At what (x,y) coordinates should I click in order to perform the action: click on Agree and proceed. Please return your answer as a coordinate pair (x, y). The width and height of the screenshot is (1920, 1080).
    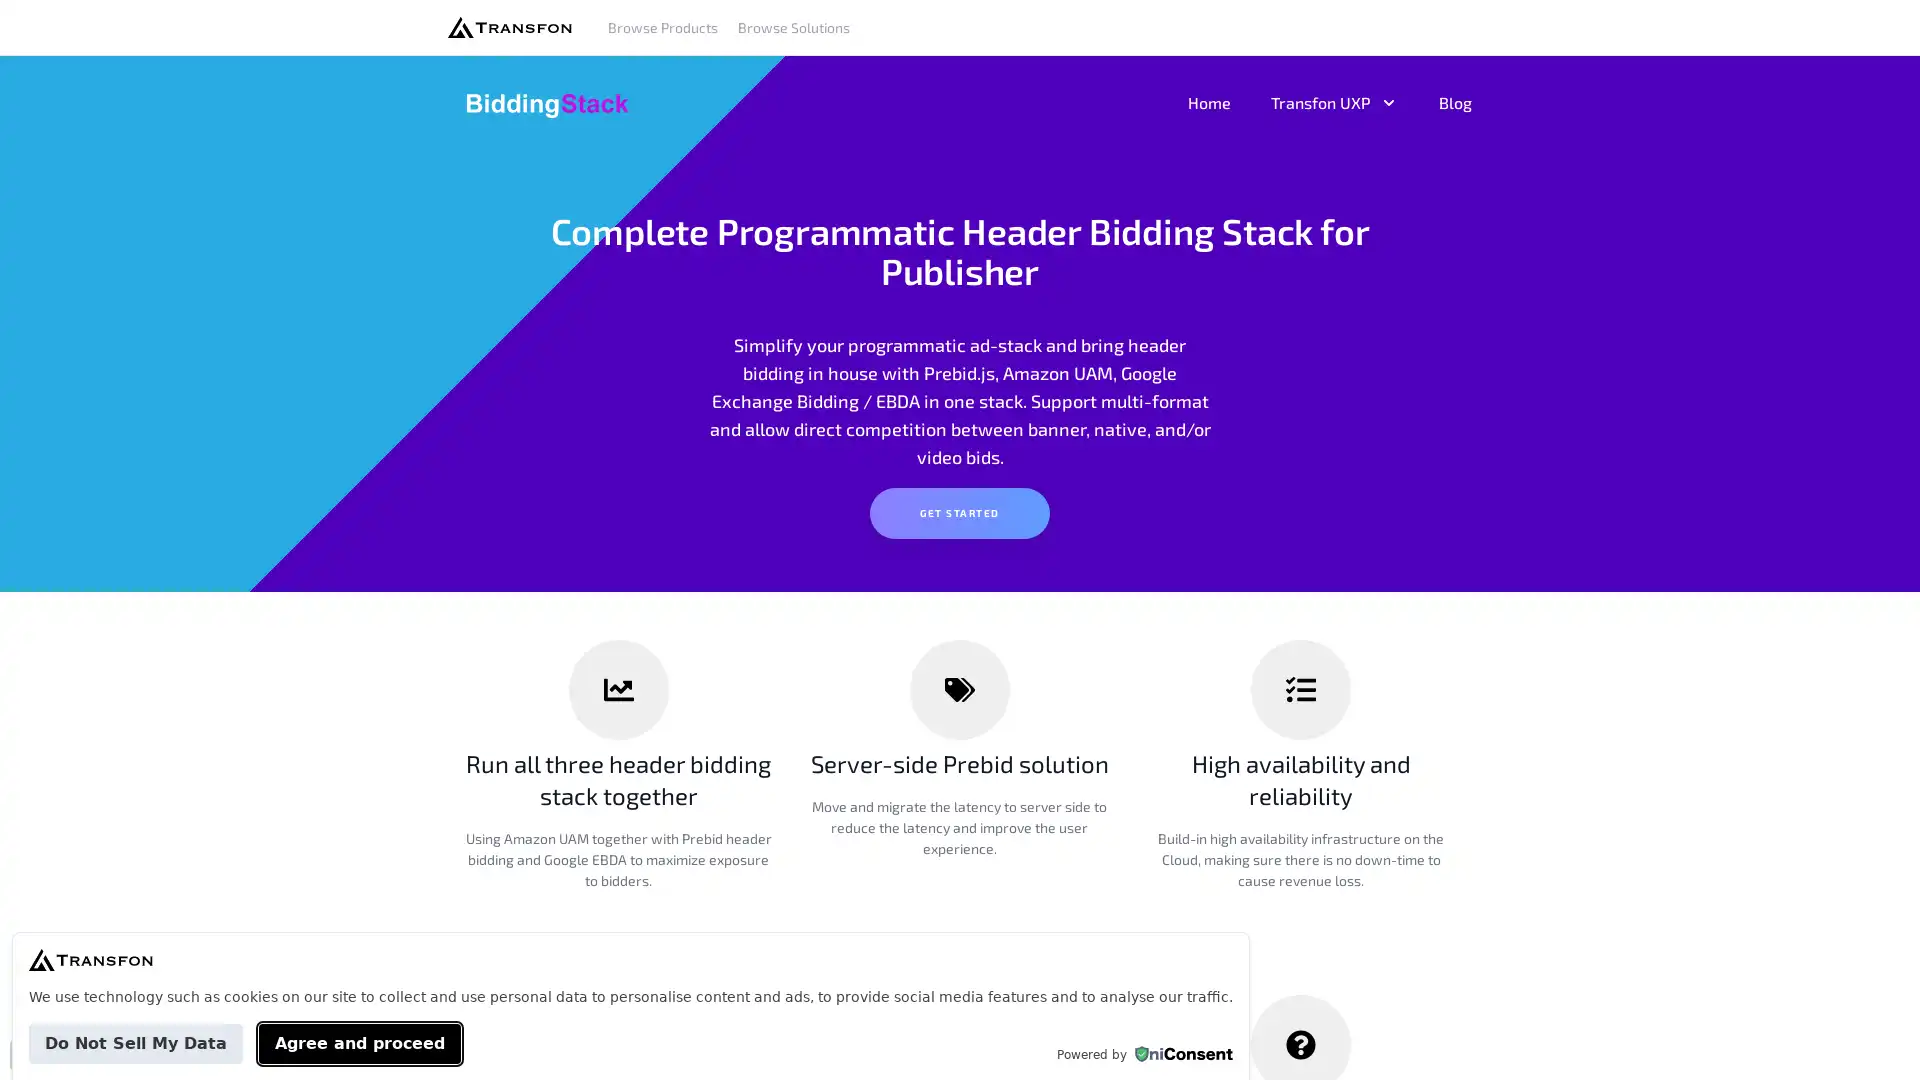
    Looking at the image, I should click on (360, 1043).